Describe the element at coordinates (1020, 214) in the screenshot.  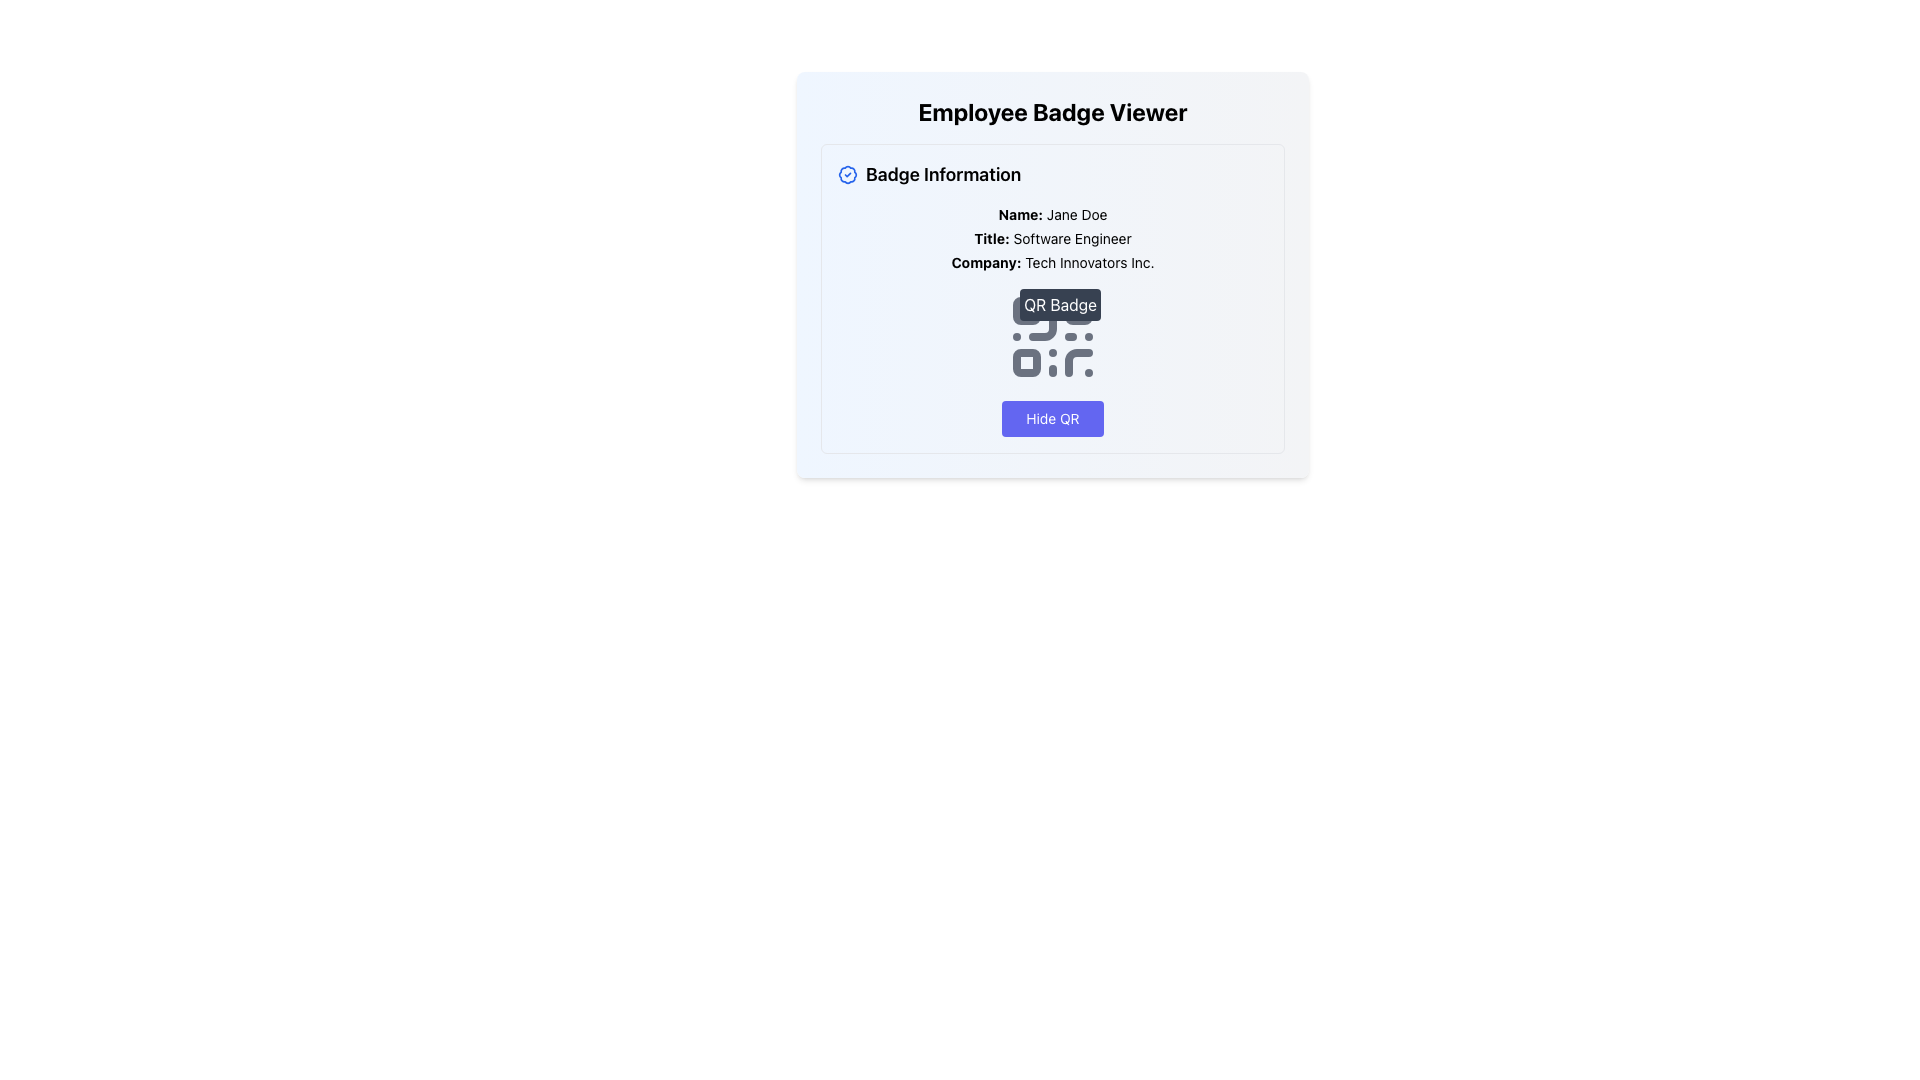
I see `the 'Name:' text display element located in the 'Badge Information' section, which is positioned to the left of the user name 'Jane Doe'` at that location.